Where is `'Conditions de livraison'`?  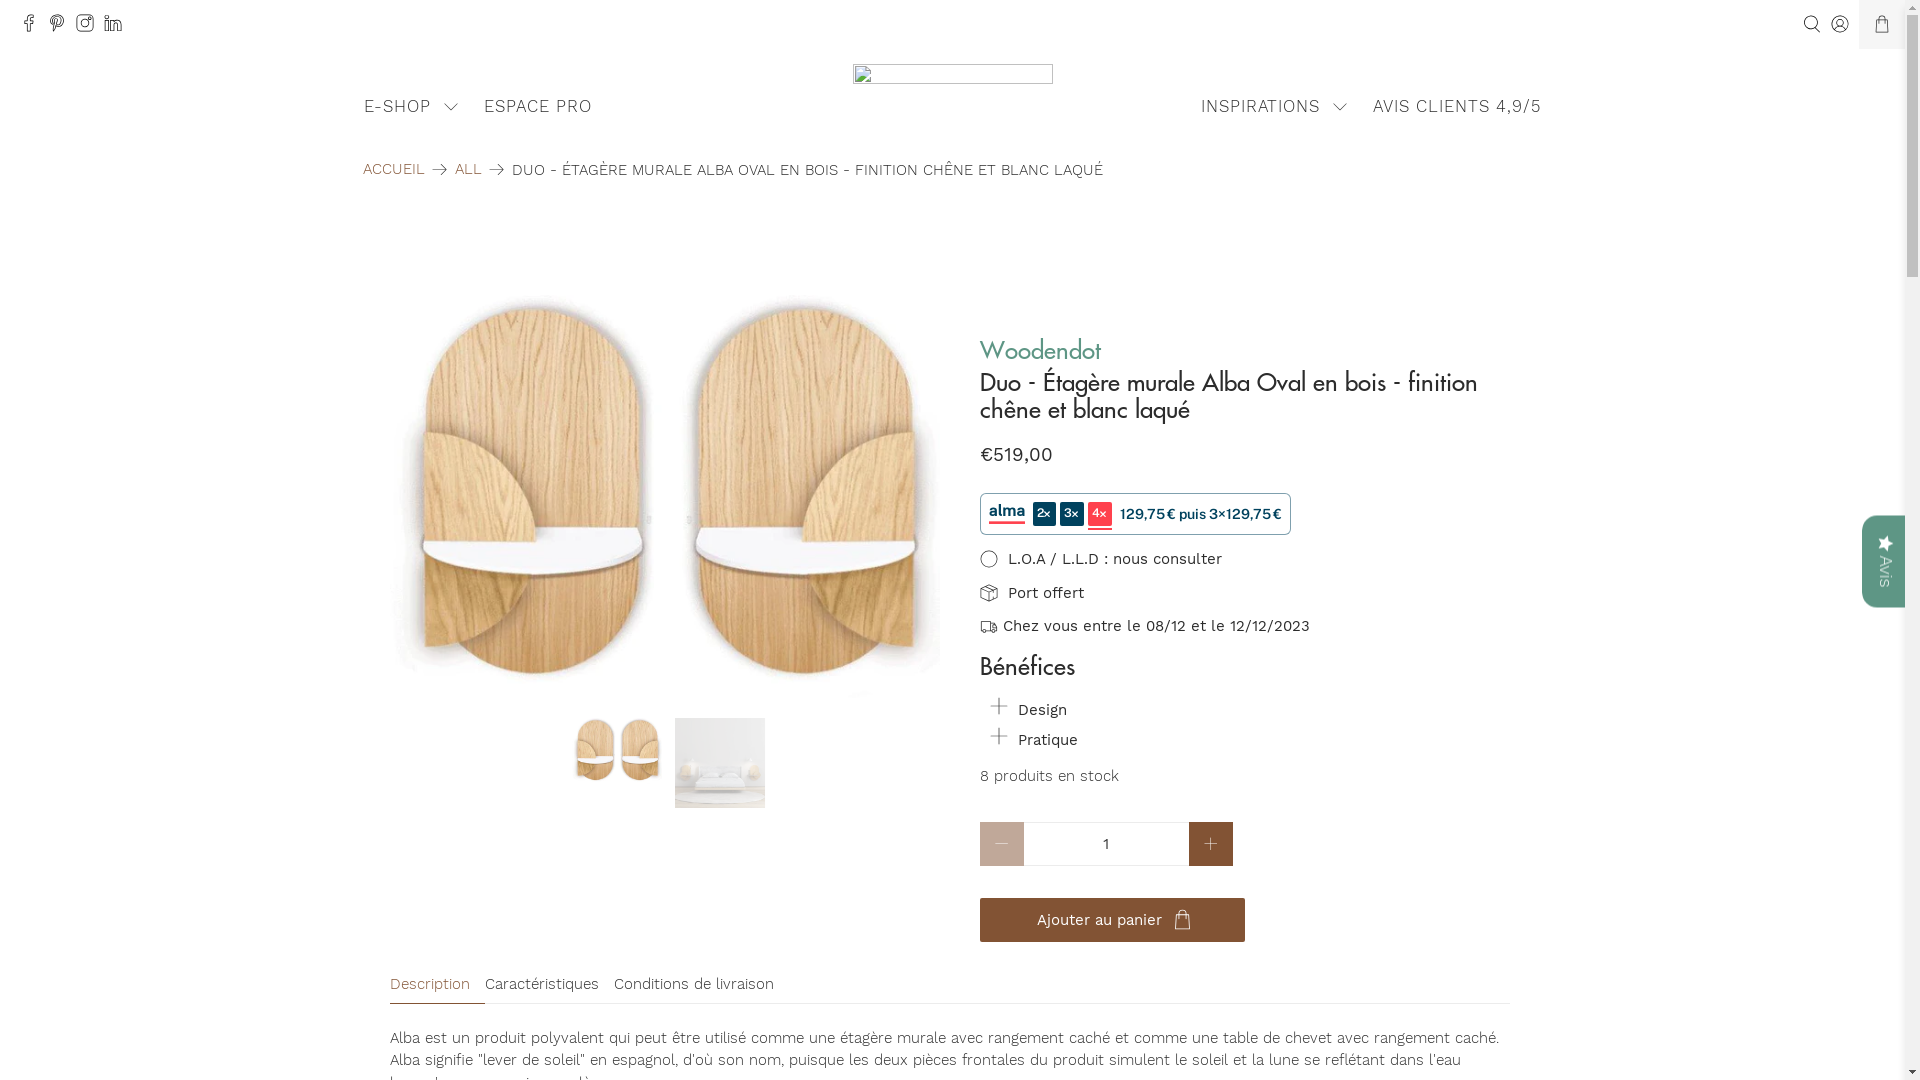 'Conditions de livraison' is located at coordinates (701, 984).